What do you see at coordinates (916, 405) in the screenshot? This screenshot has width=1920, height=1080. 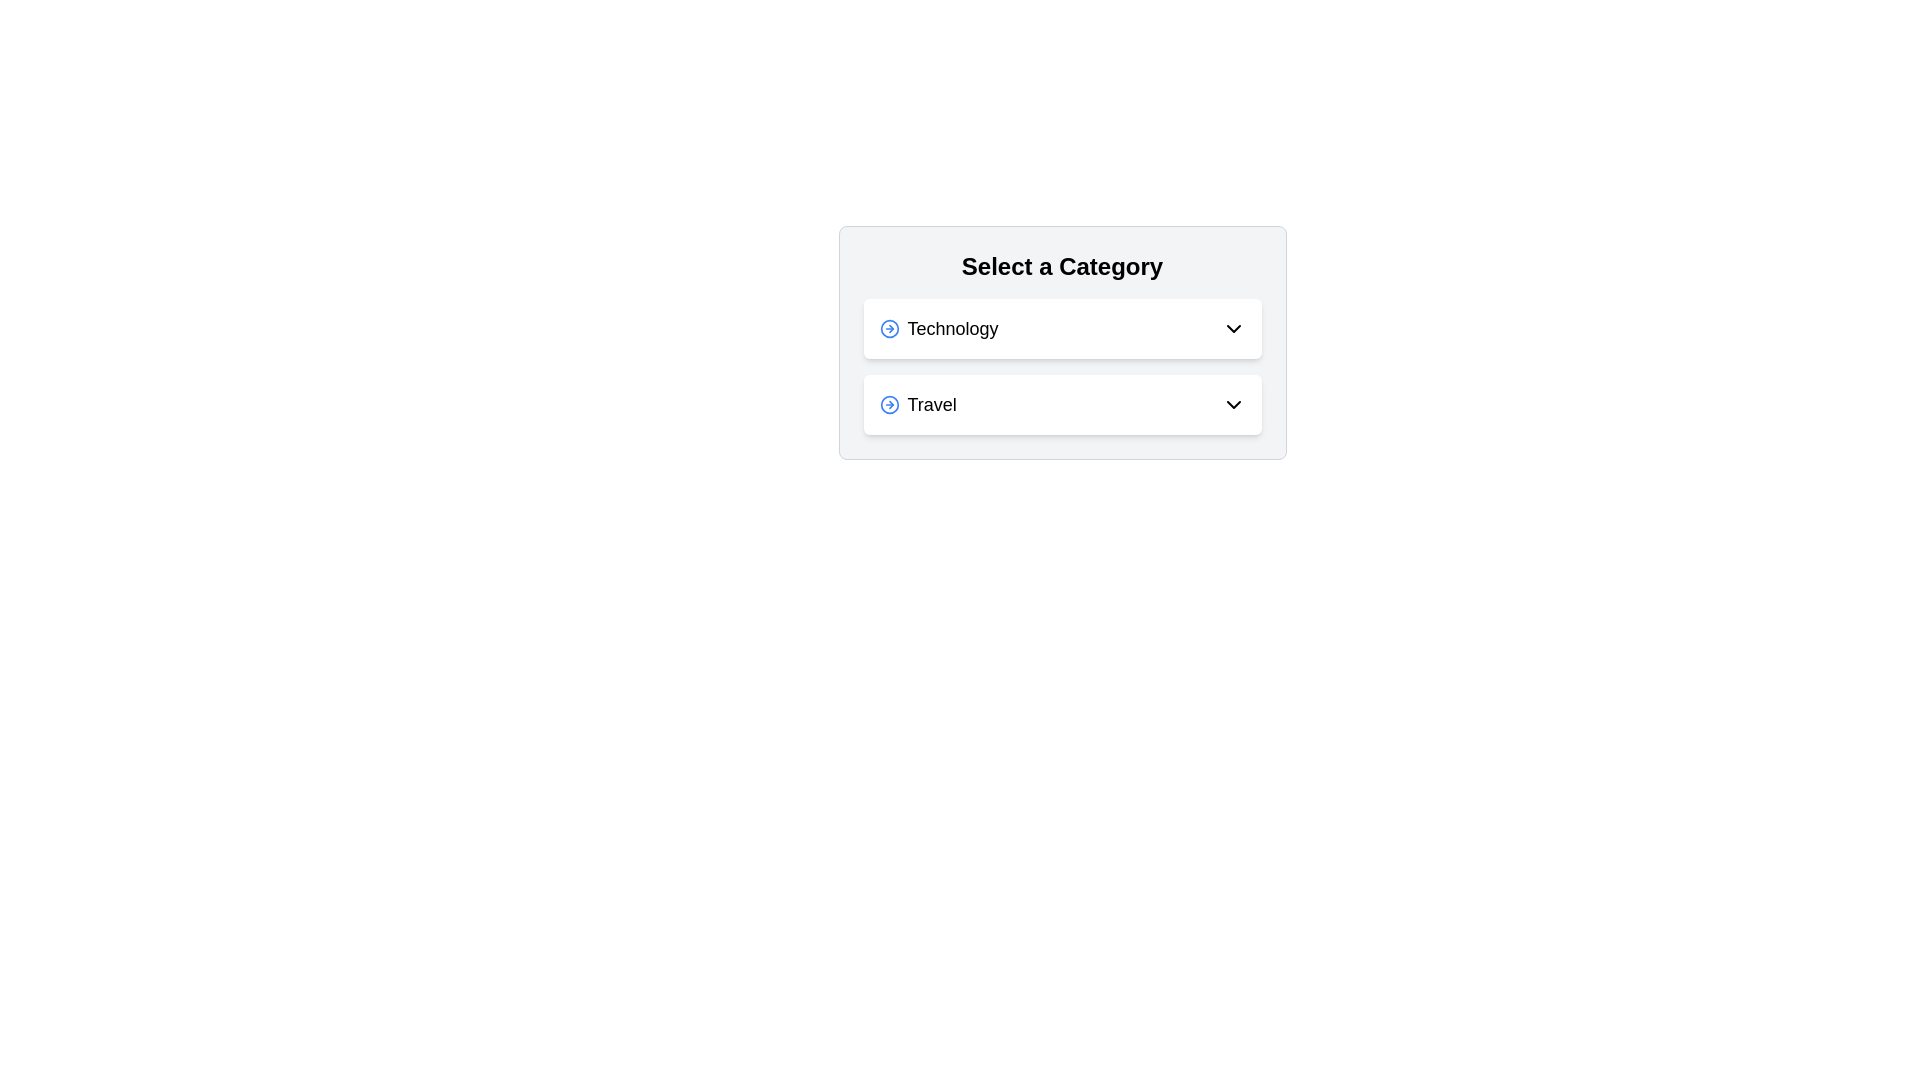 I see `the list item displaying the category label 'Travel'` at bounding box center [916, 405].